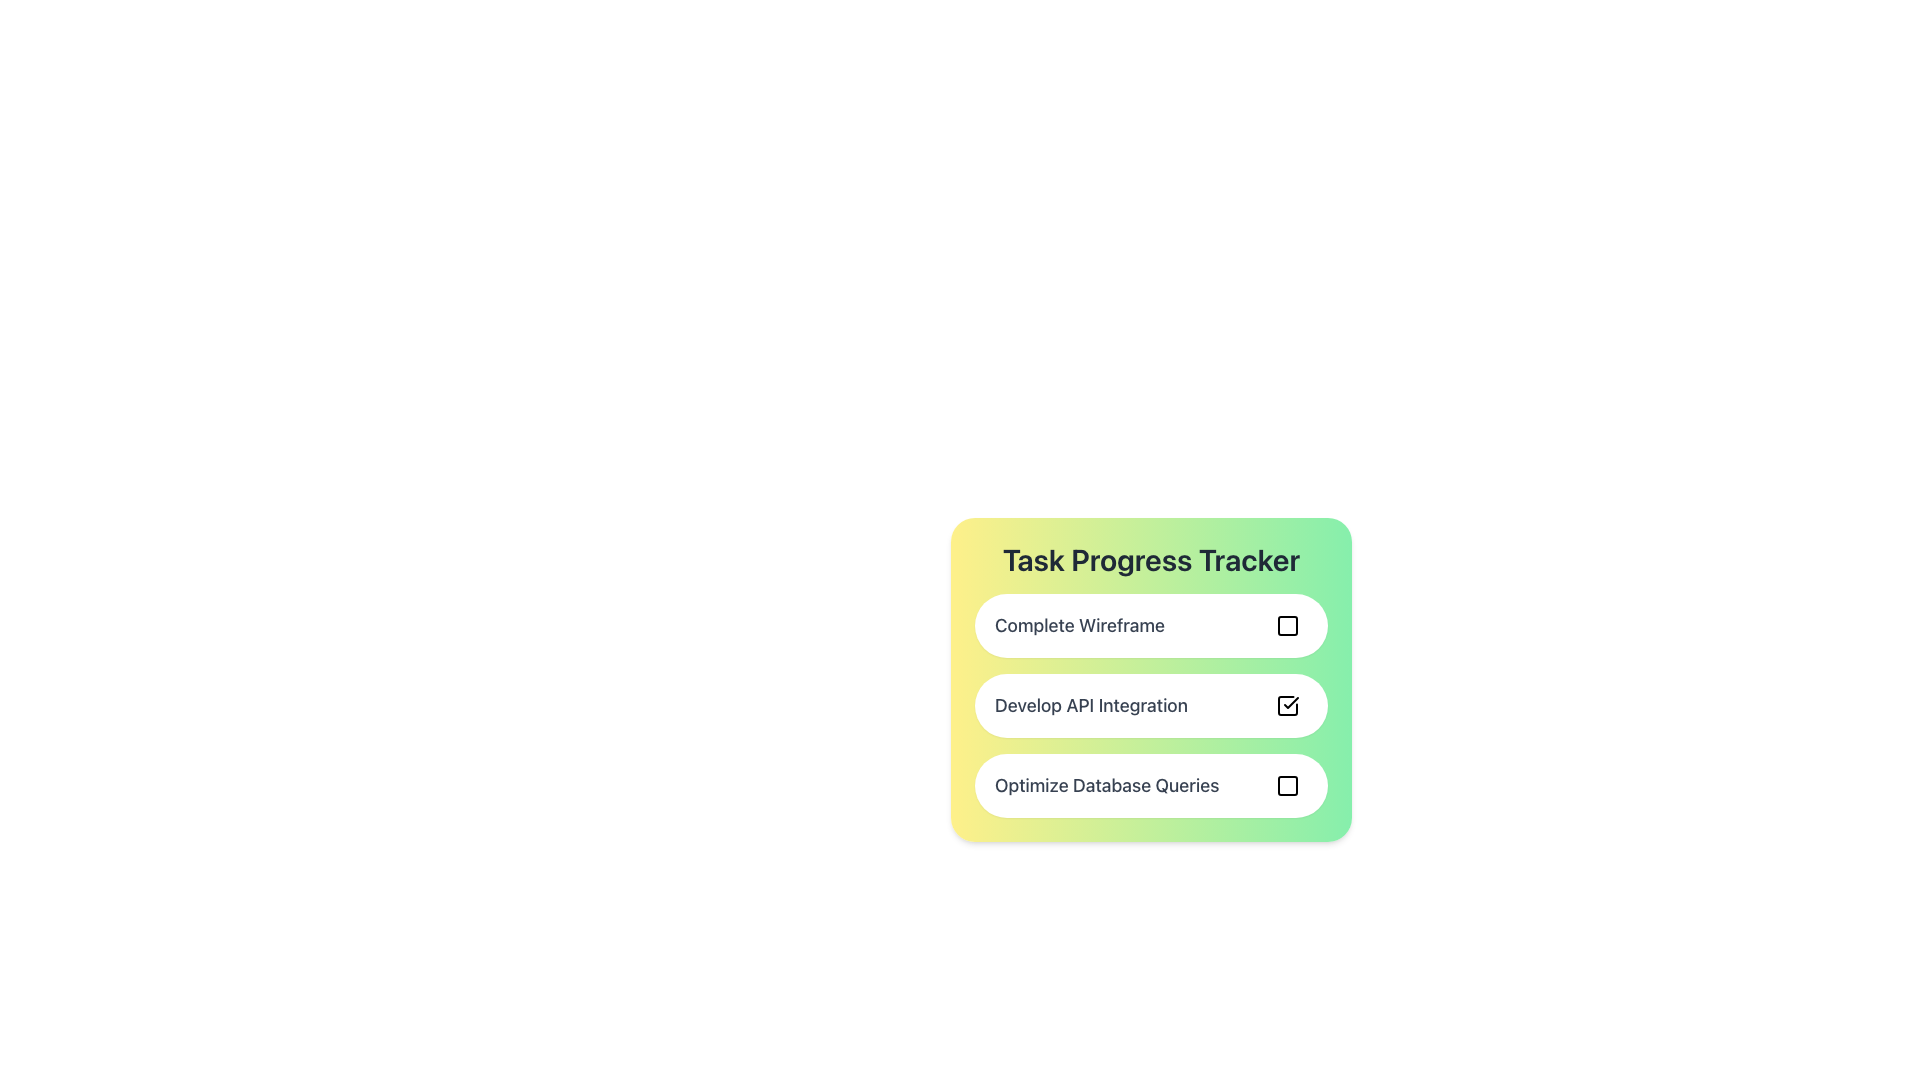 The height and width of the screenshot is (1080, 1920). I want to click on the checkbox, so click(1287, 704).